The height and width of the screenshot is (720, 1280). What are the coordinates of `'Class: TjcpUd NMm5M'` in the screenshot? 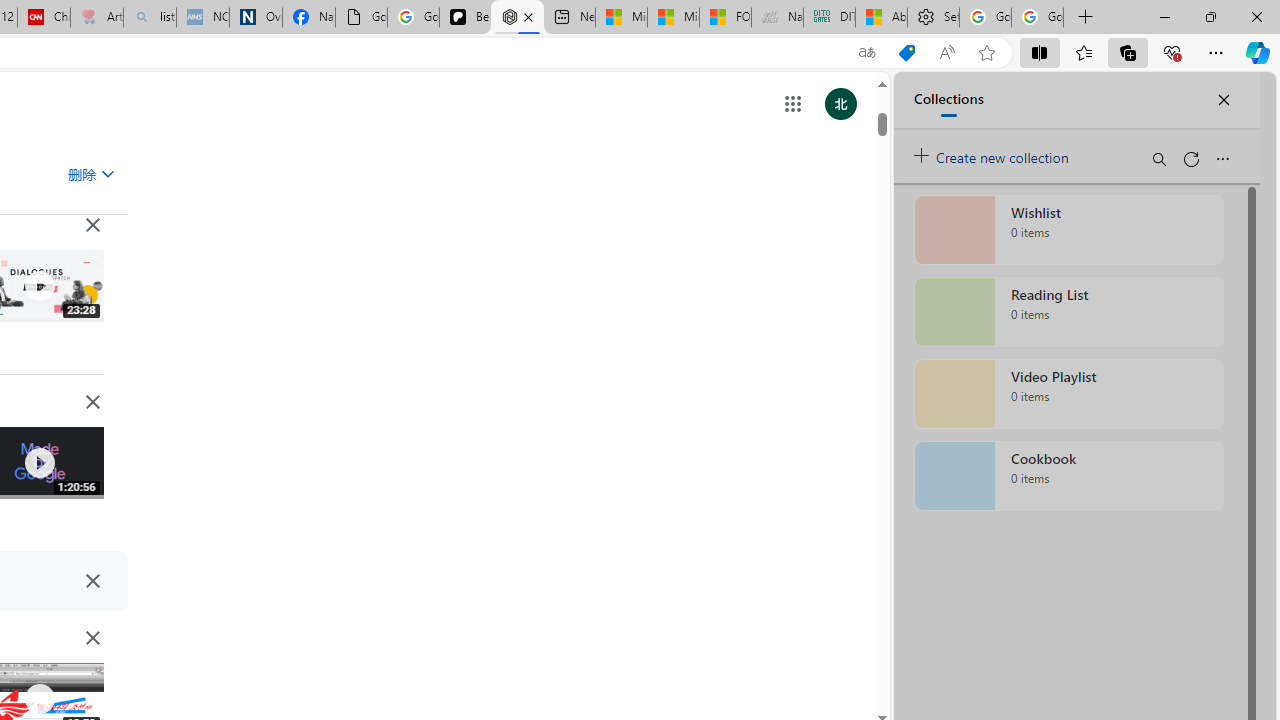 It's located at (91, 637).